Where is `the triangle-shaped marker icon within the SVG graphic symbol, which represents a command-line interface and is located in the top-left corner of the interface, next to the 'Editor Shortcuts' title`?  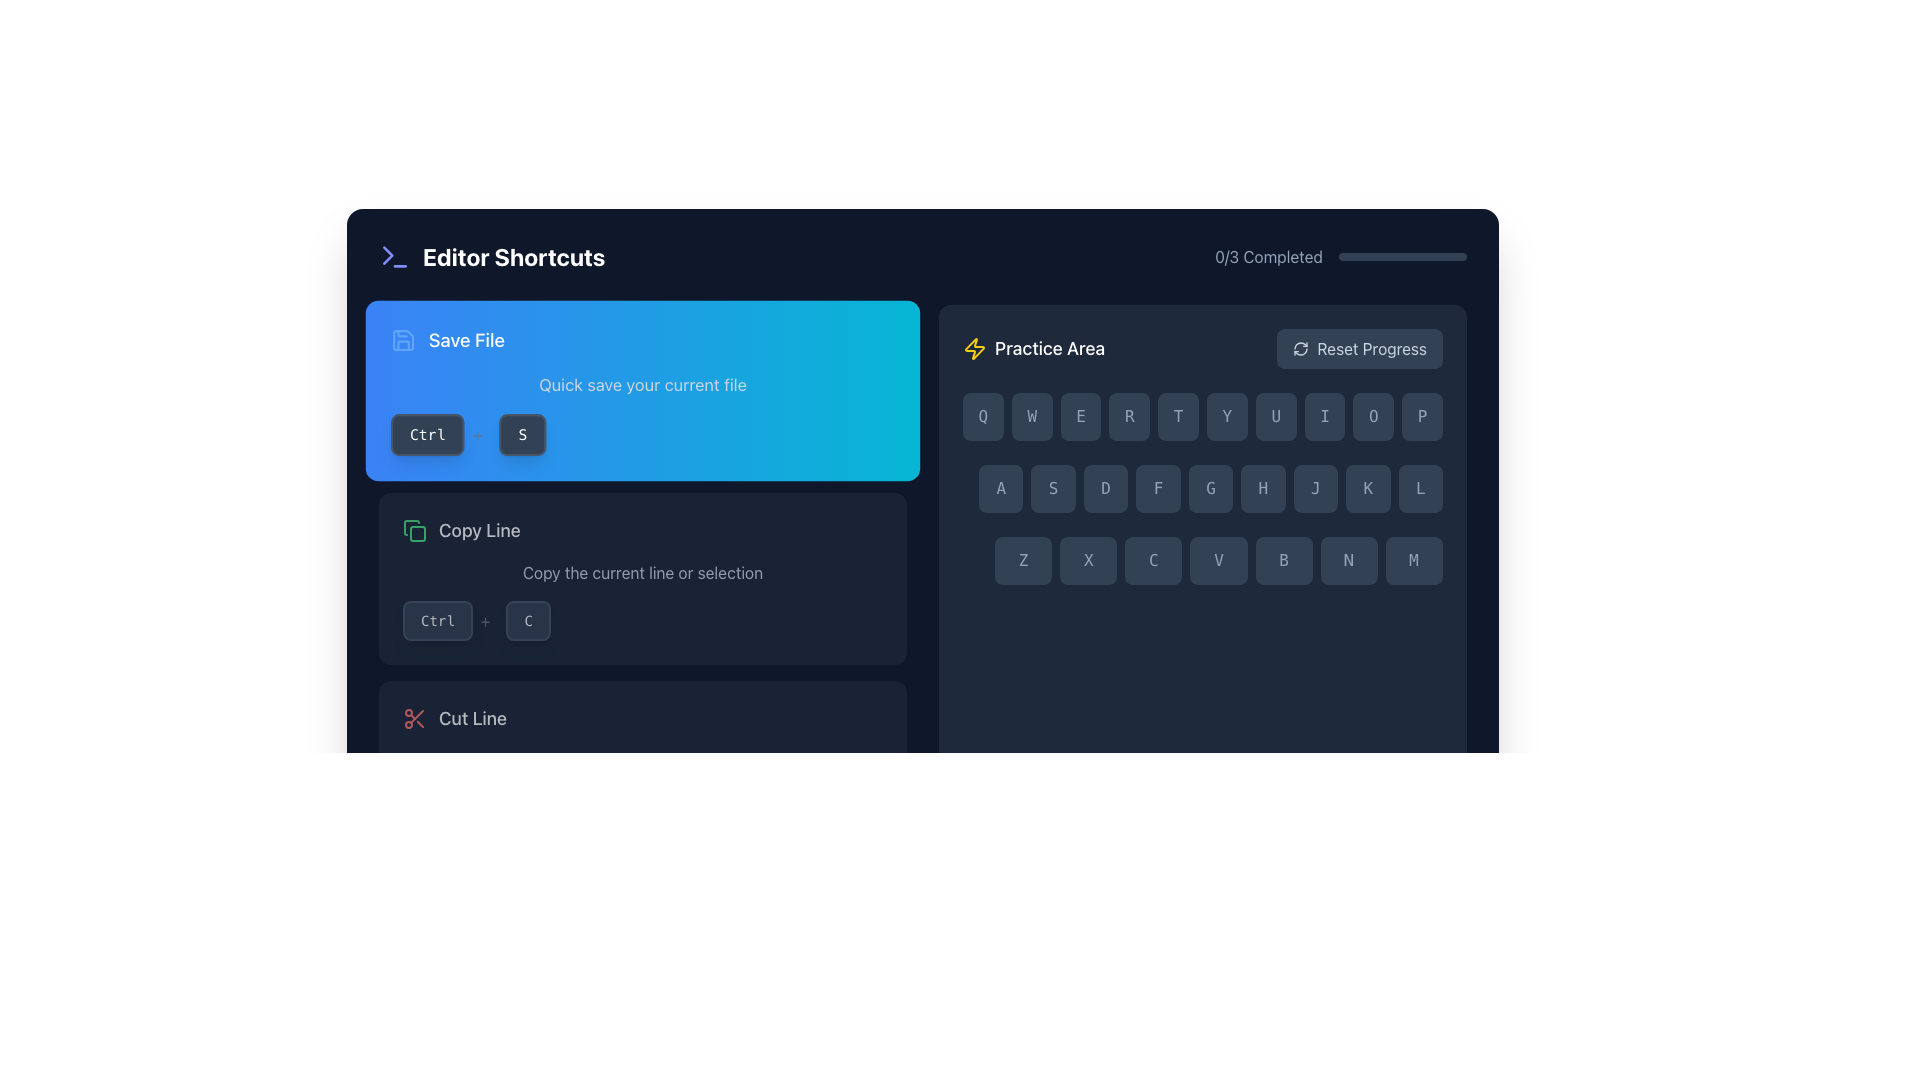 the triangle-shaped marker icon within the SVG graphic symbol, which represents a command-line interface and is located in the top-left corner of the interface, next to the 'Editor Shortcuts' title is located at coordinates (388, 254).